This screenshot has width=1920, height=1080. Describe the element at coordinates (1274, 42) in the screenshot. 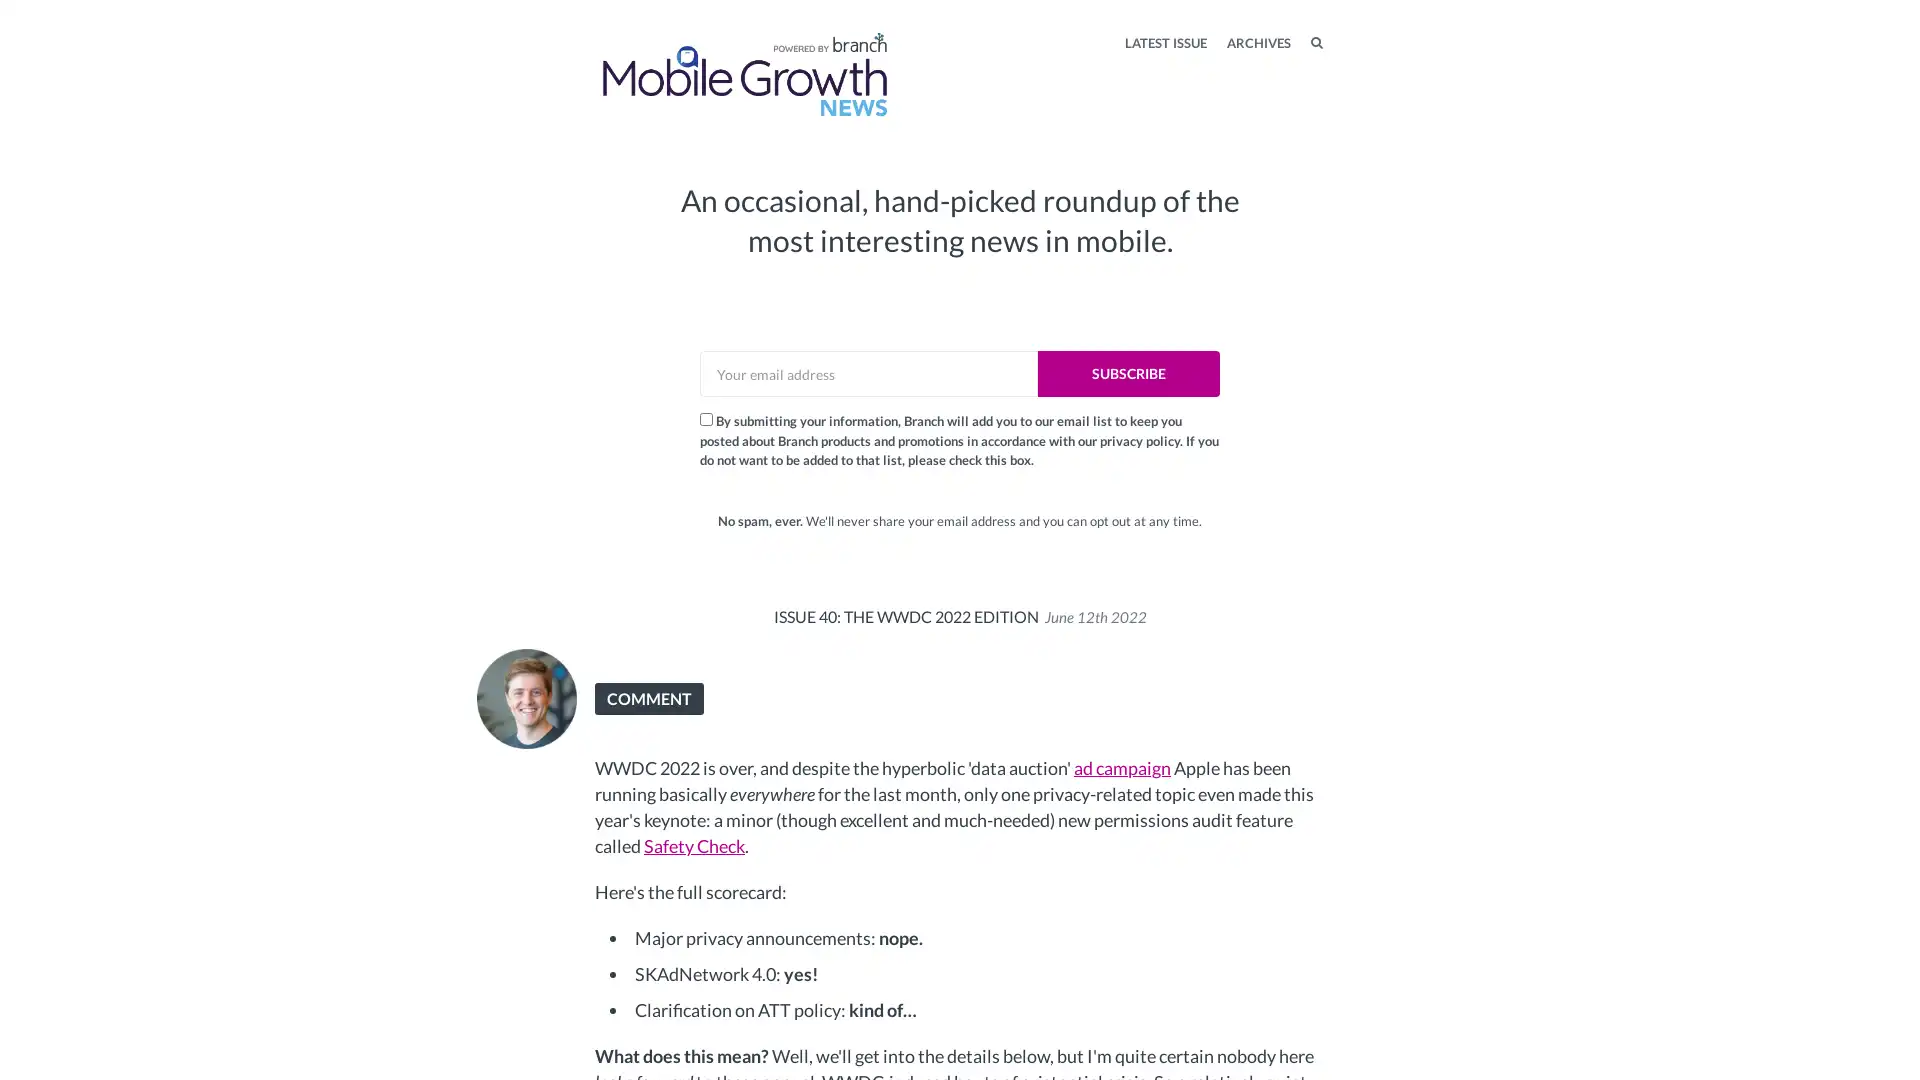

I see `SEARCH` at that location.